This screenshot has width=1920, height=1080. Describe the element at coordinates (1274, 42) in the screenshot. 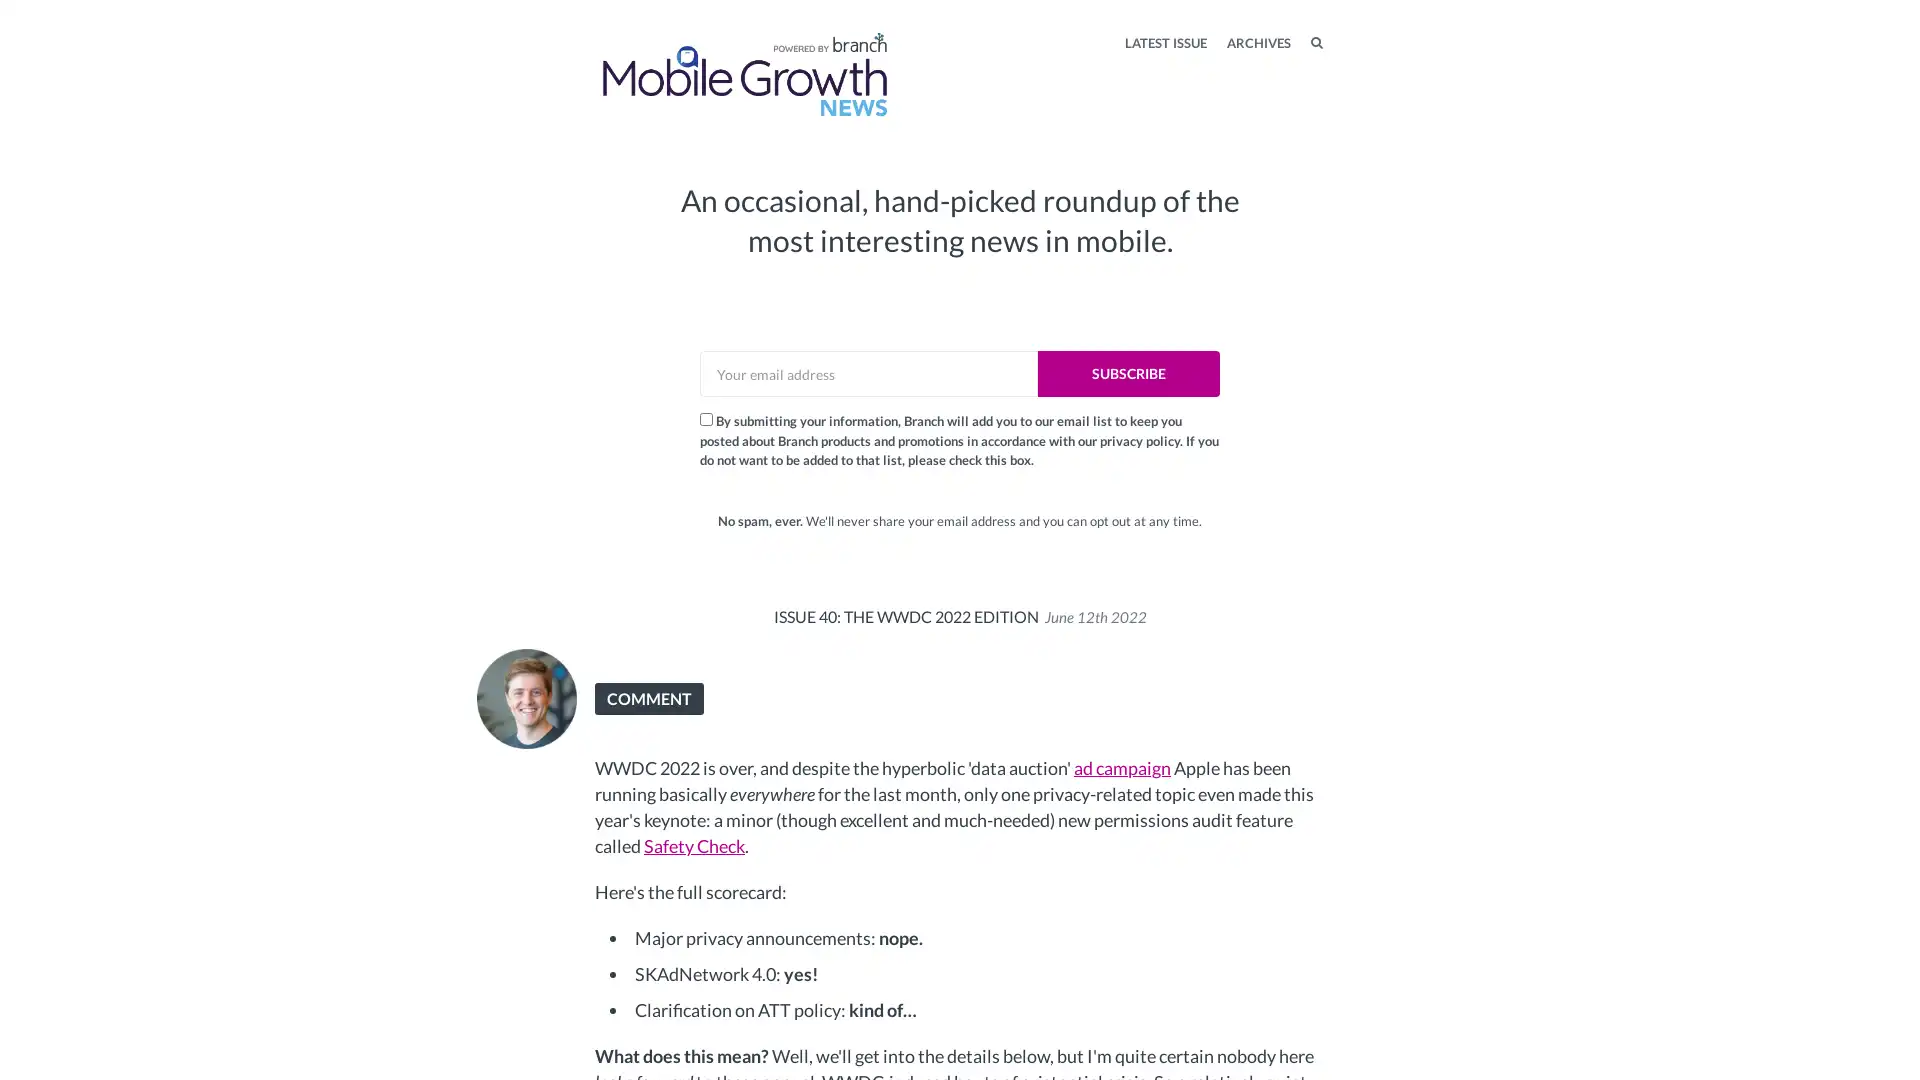

I see `SEARCH` at that location.